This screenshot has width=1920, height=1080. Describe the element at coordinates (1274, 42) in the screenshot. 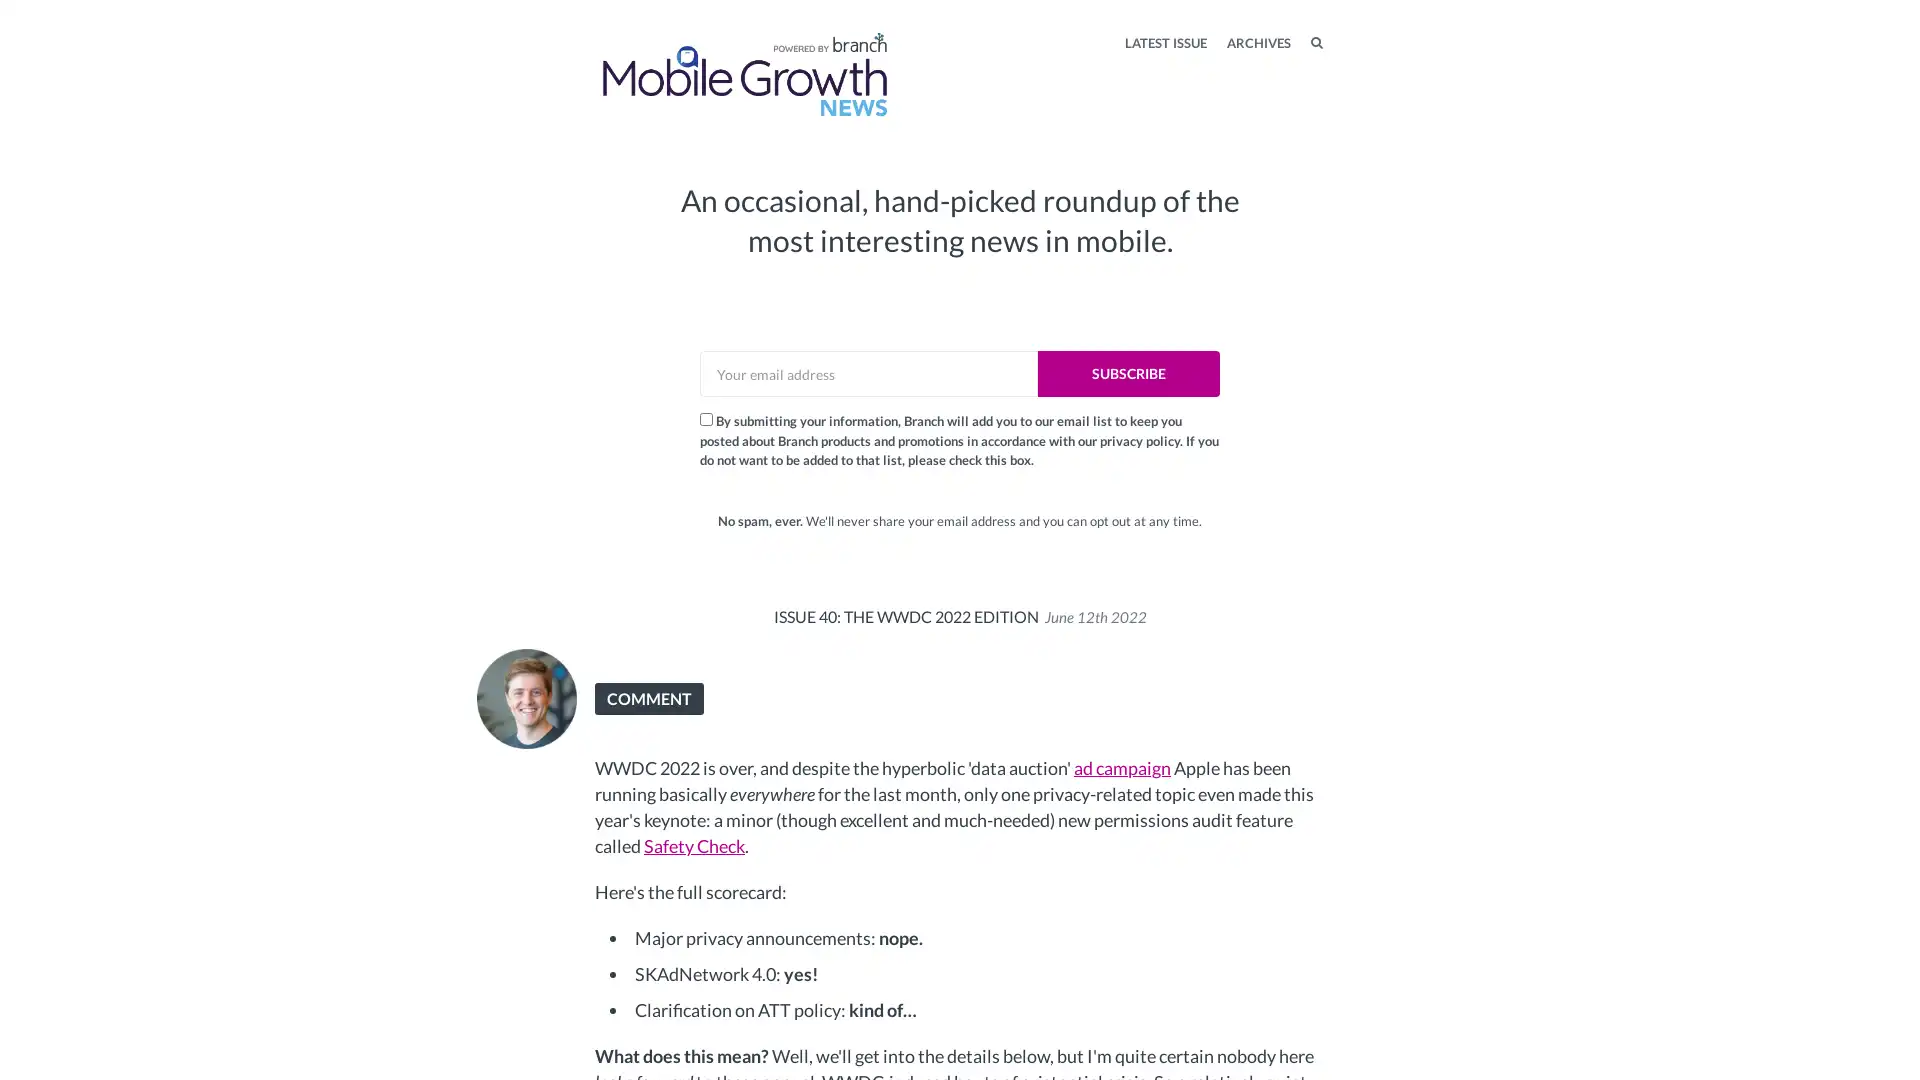

I see `SEARCH` at that location.